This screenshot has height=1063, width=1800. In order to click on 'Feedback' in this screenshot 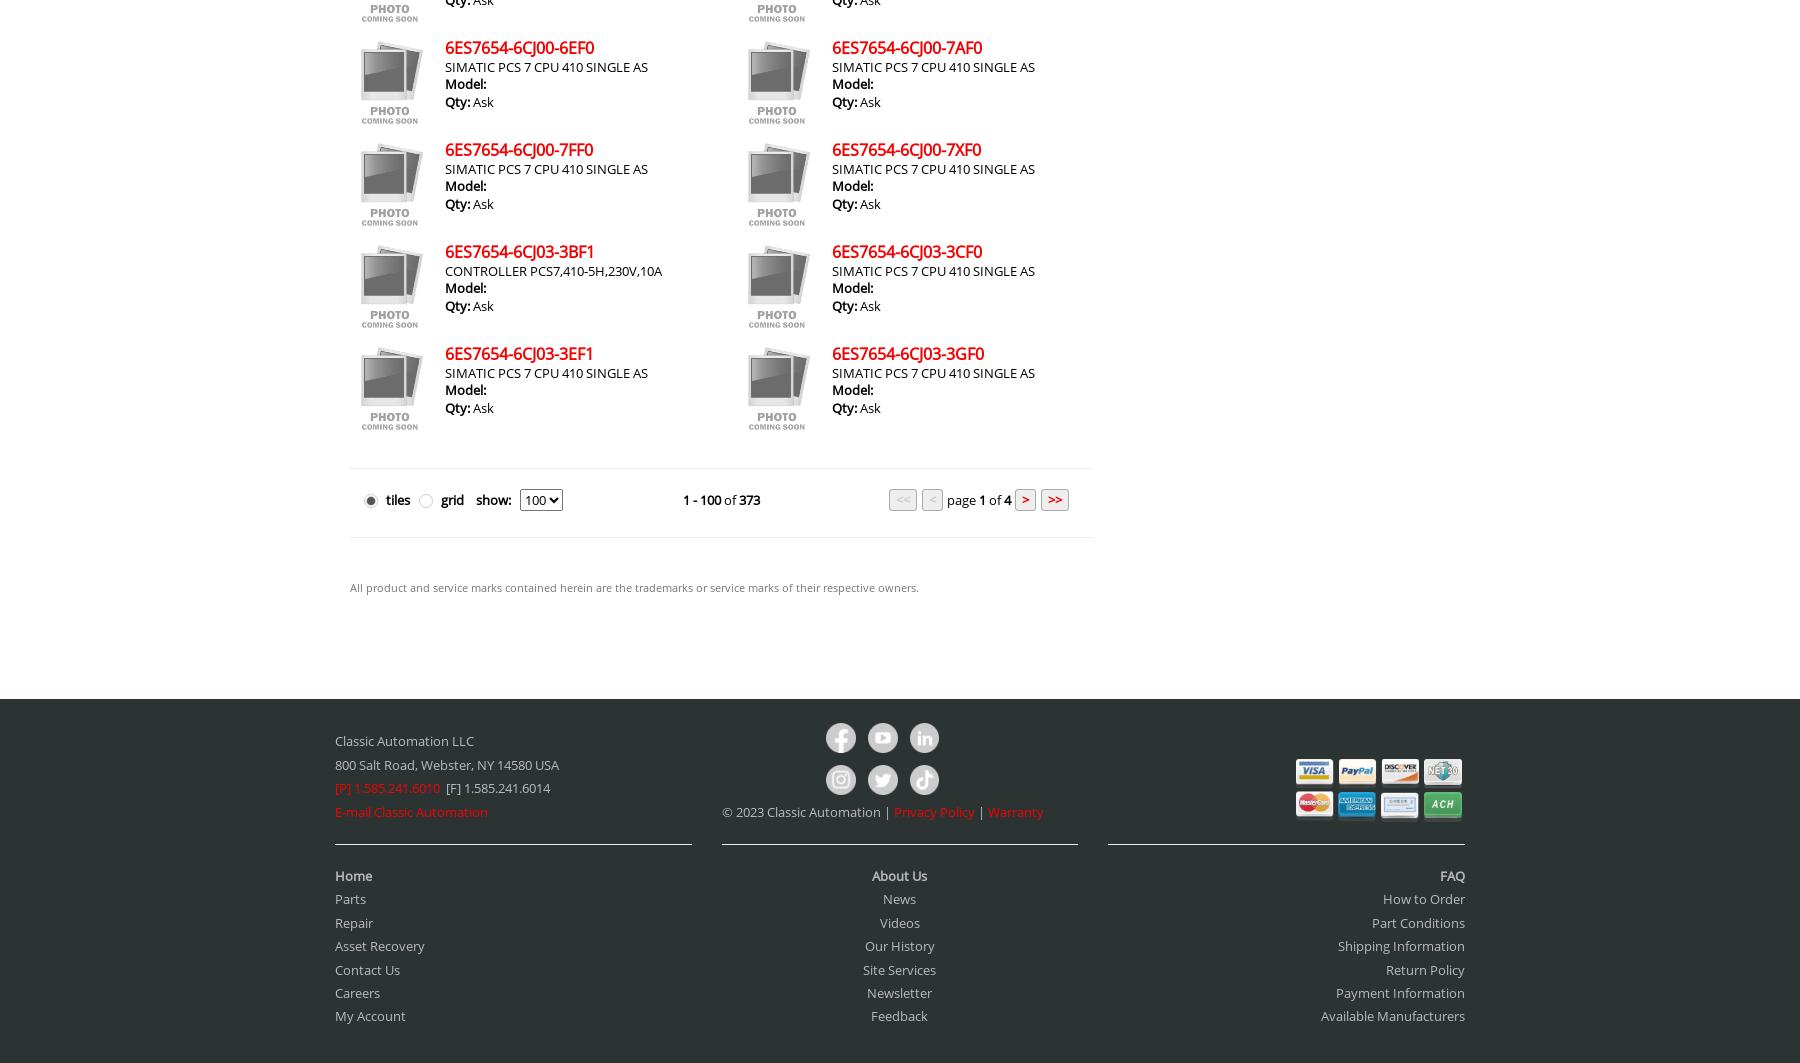, I will do `click(899, 1015)`.